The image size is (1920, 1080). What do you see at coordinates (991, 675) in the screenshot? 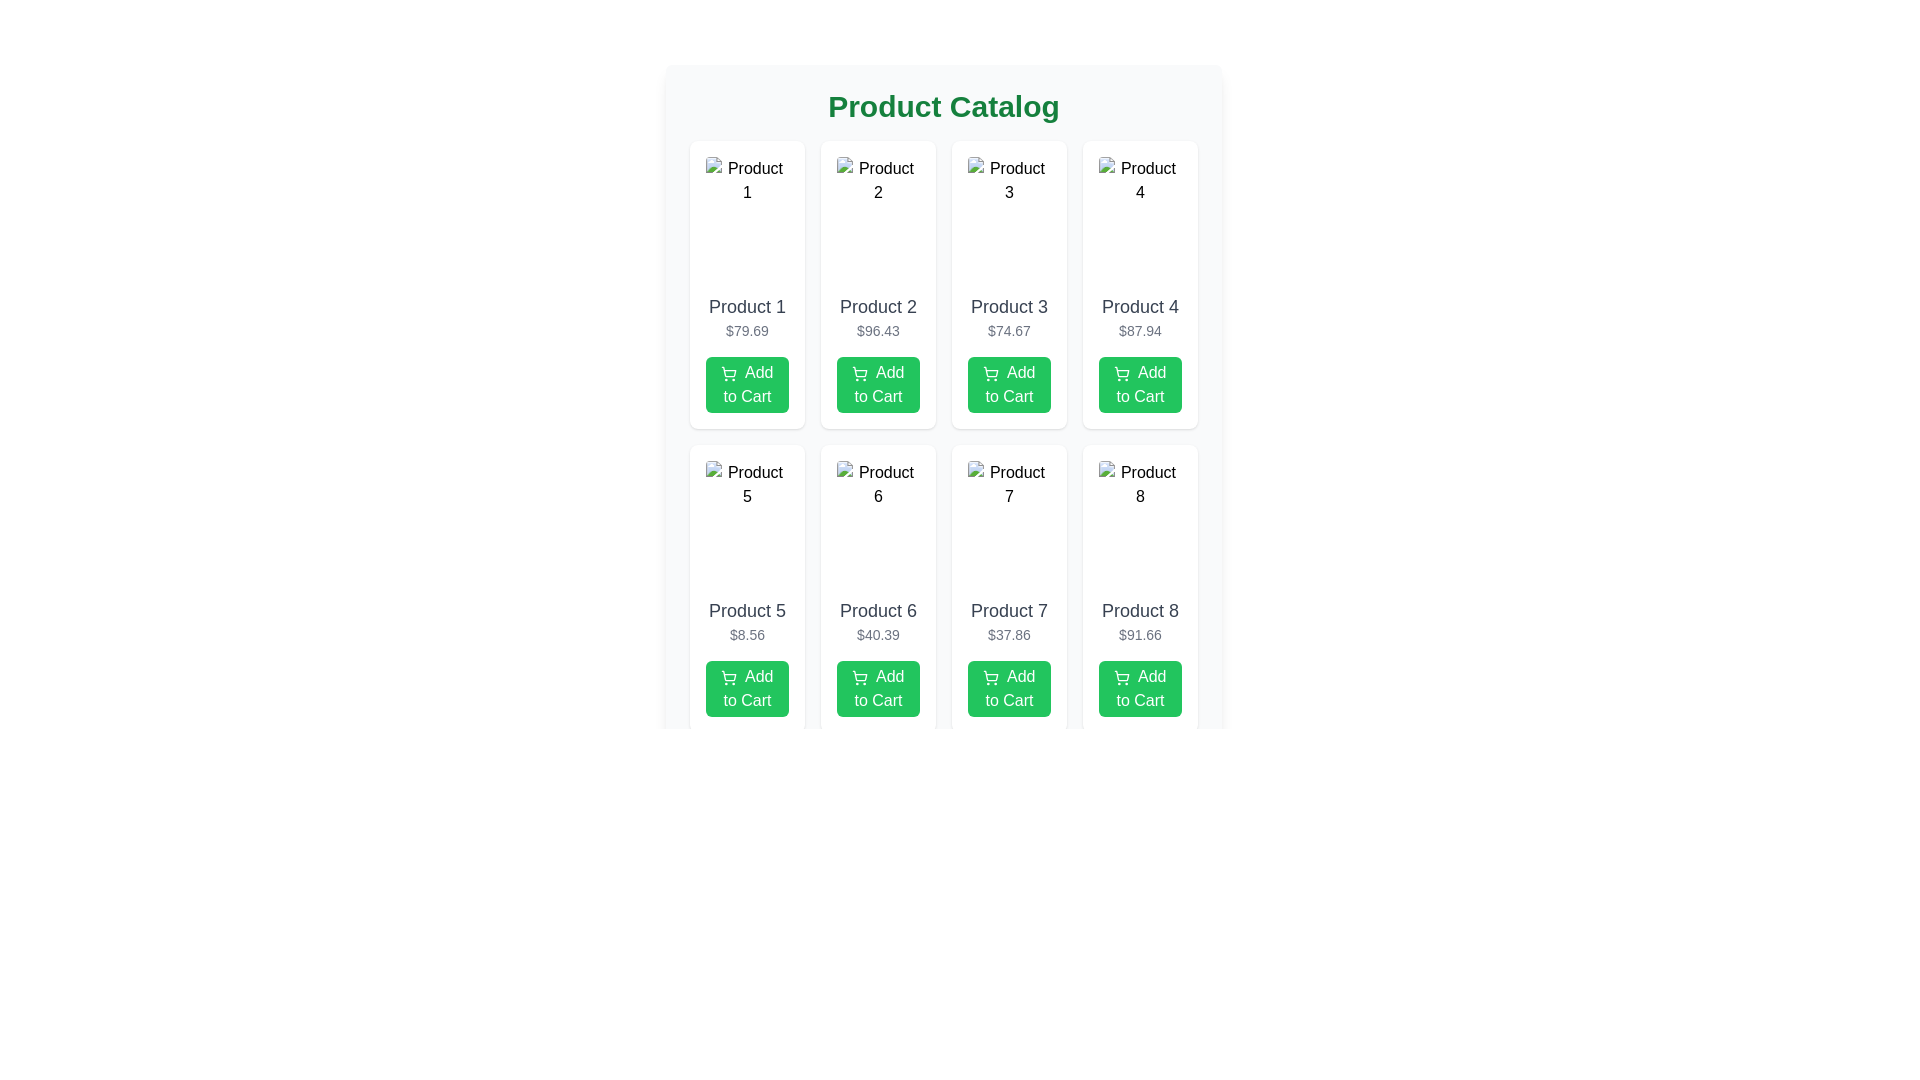
I see `the shopping cart icon located in the bottom right corner of the 'Add to Cart' button for the seventh product in the product catalog grid` at bounding box center [991, 675].